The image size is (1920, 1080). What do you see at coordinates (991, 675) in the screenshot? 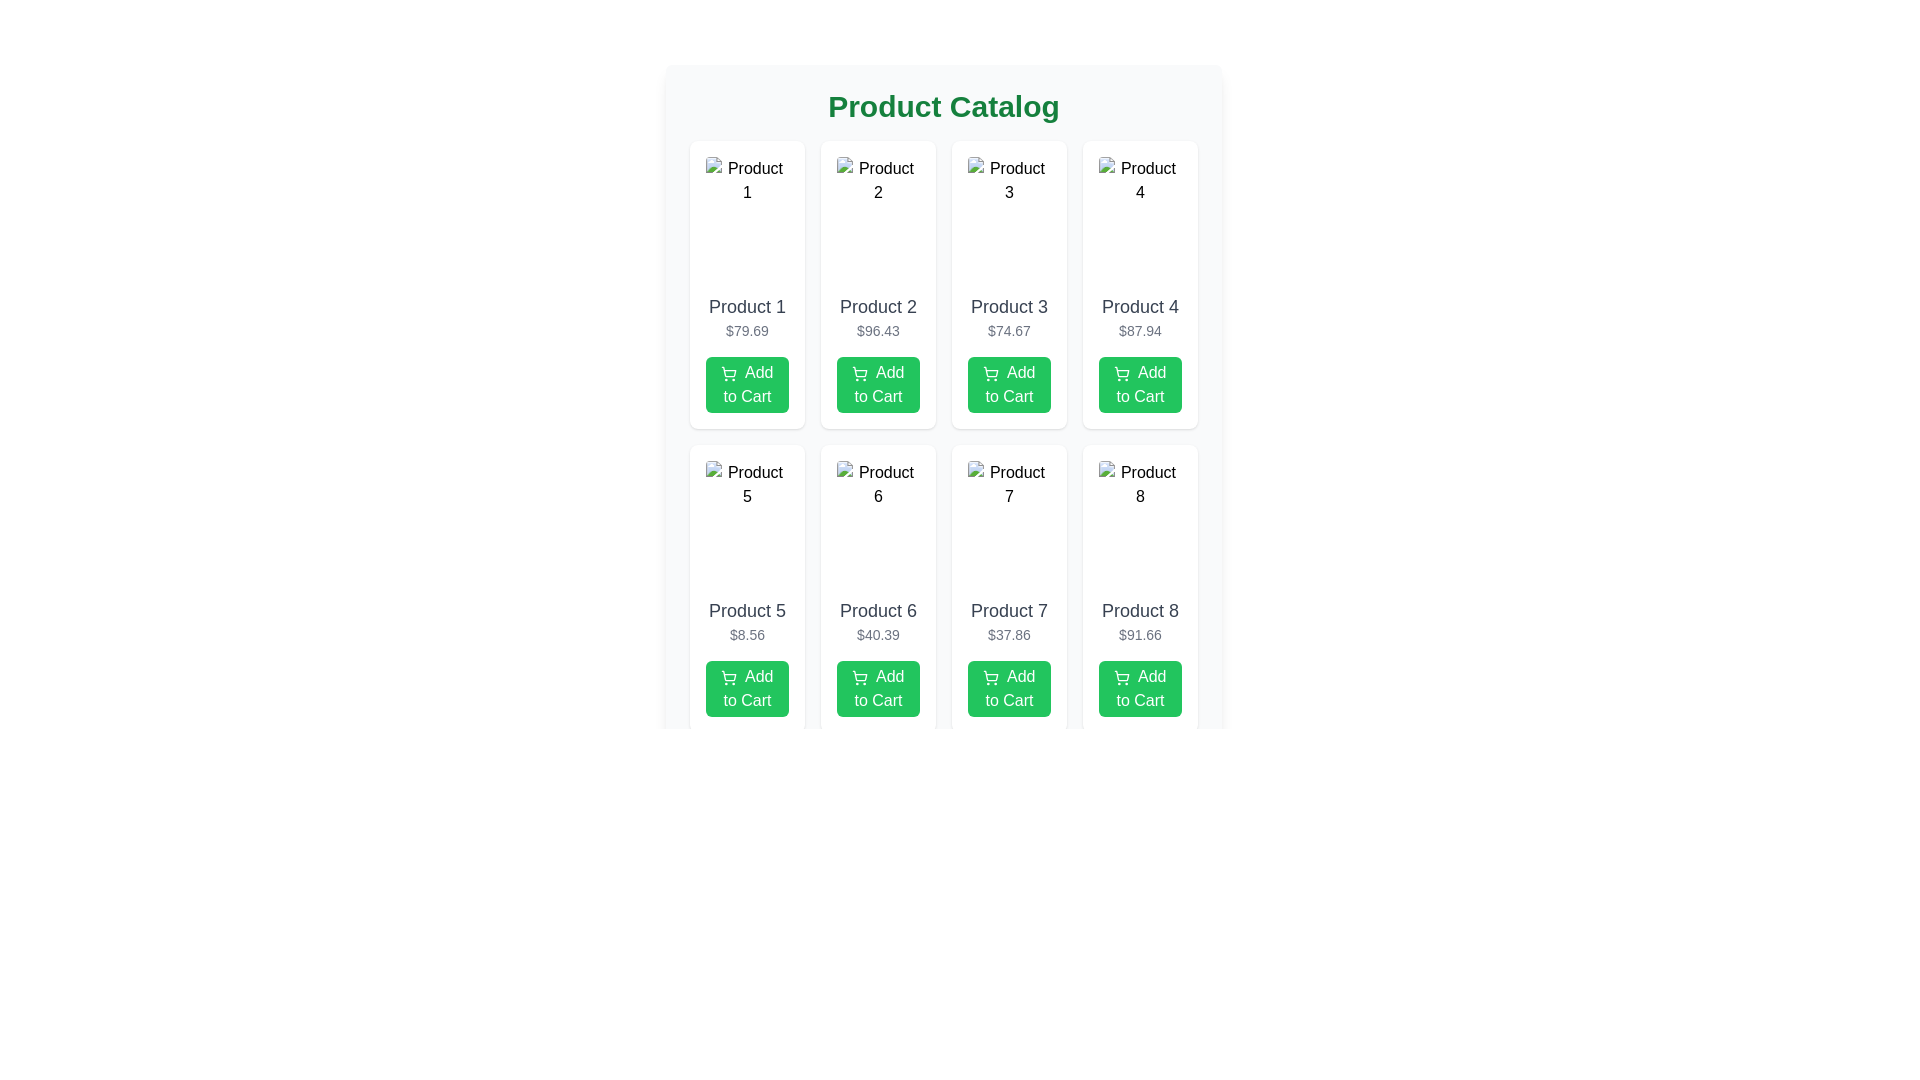
I see `the shopping cart icon located in the bottom right corner of the 'Add to Cart' button for the seventh product in the product catalog grid` at bounding box center [991, 675].